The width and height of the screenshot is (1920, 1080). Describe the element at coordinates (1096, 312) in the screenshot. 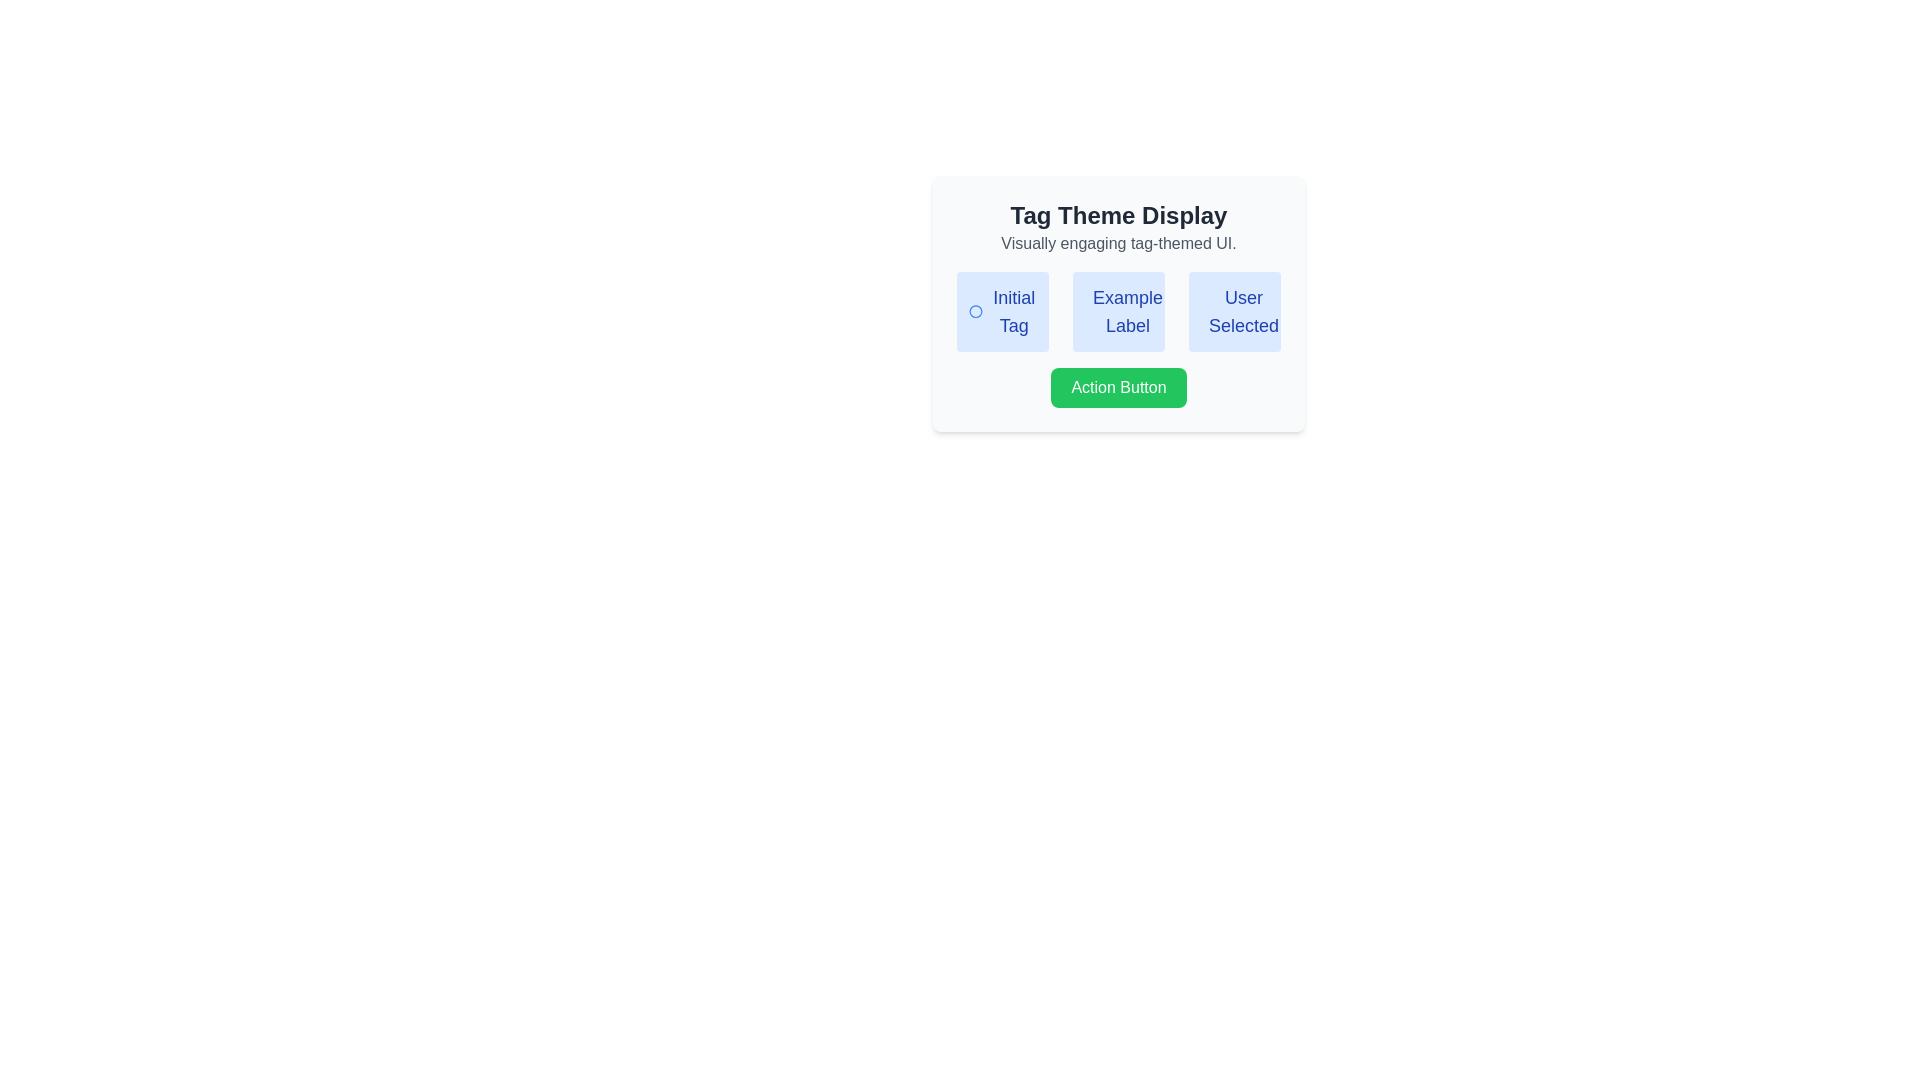

I see `the circular SVG element located centrally within the 'Example Label' button, which is the middle button in the three-button group under 'Tag Theme Display'` at that location.